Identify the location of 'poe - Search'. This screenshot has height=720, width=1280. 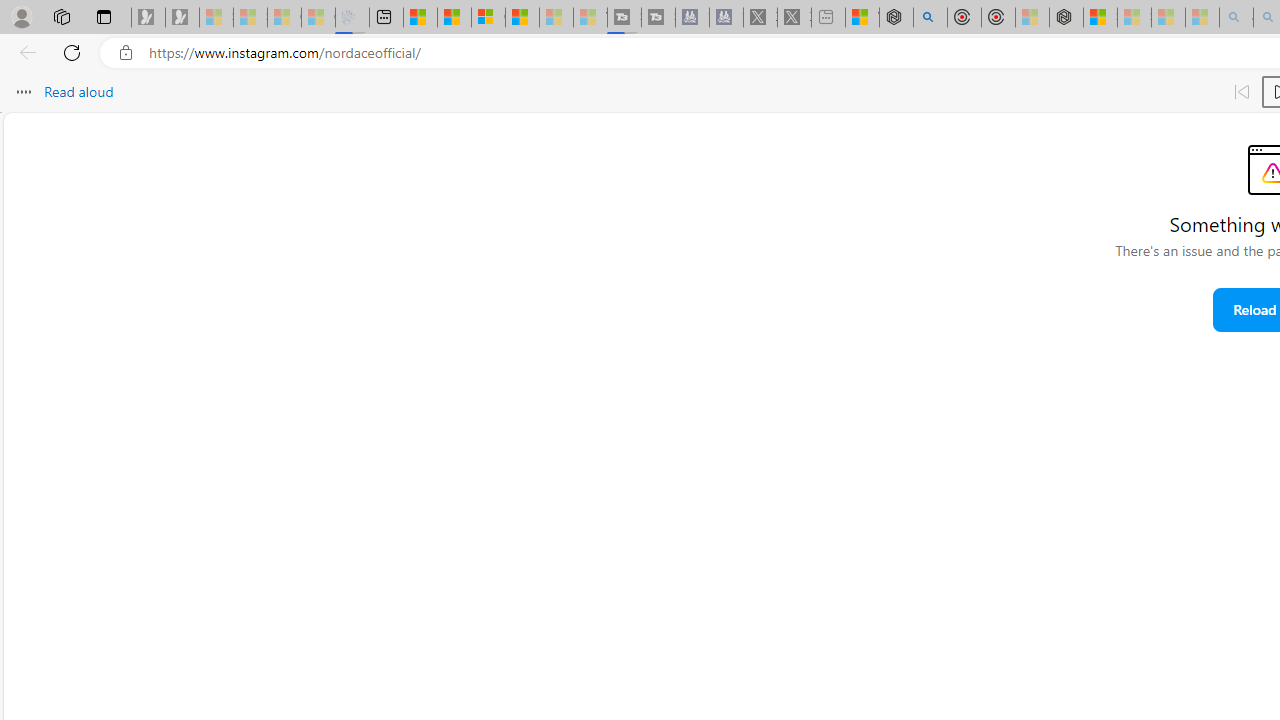
(929, 17).